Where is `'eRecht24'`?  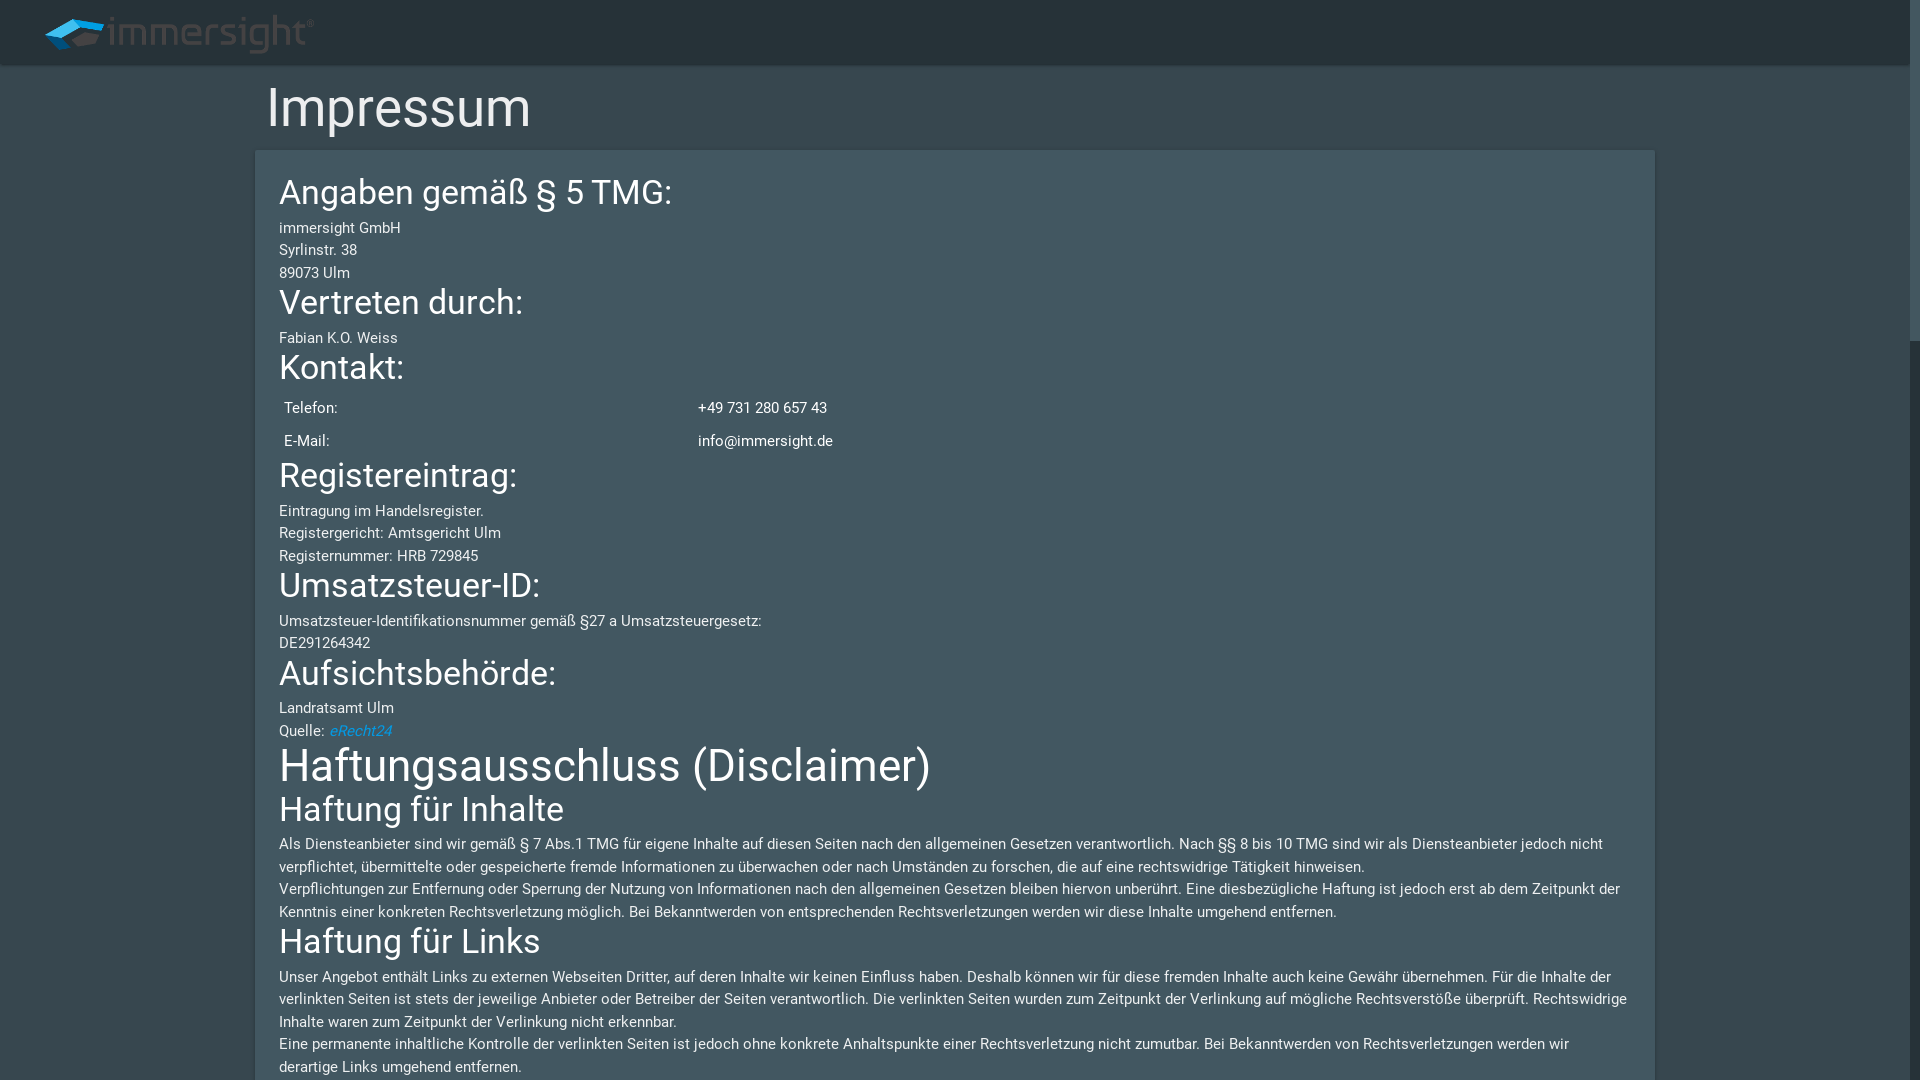 'eRecht24' is located at coordinates (360, 731).